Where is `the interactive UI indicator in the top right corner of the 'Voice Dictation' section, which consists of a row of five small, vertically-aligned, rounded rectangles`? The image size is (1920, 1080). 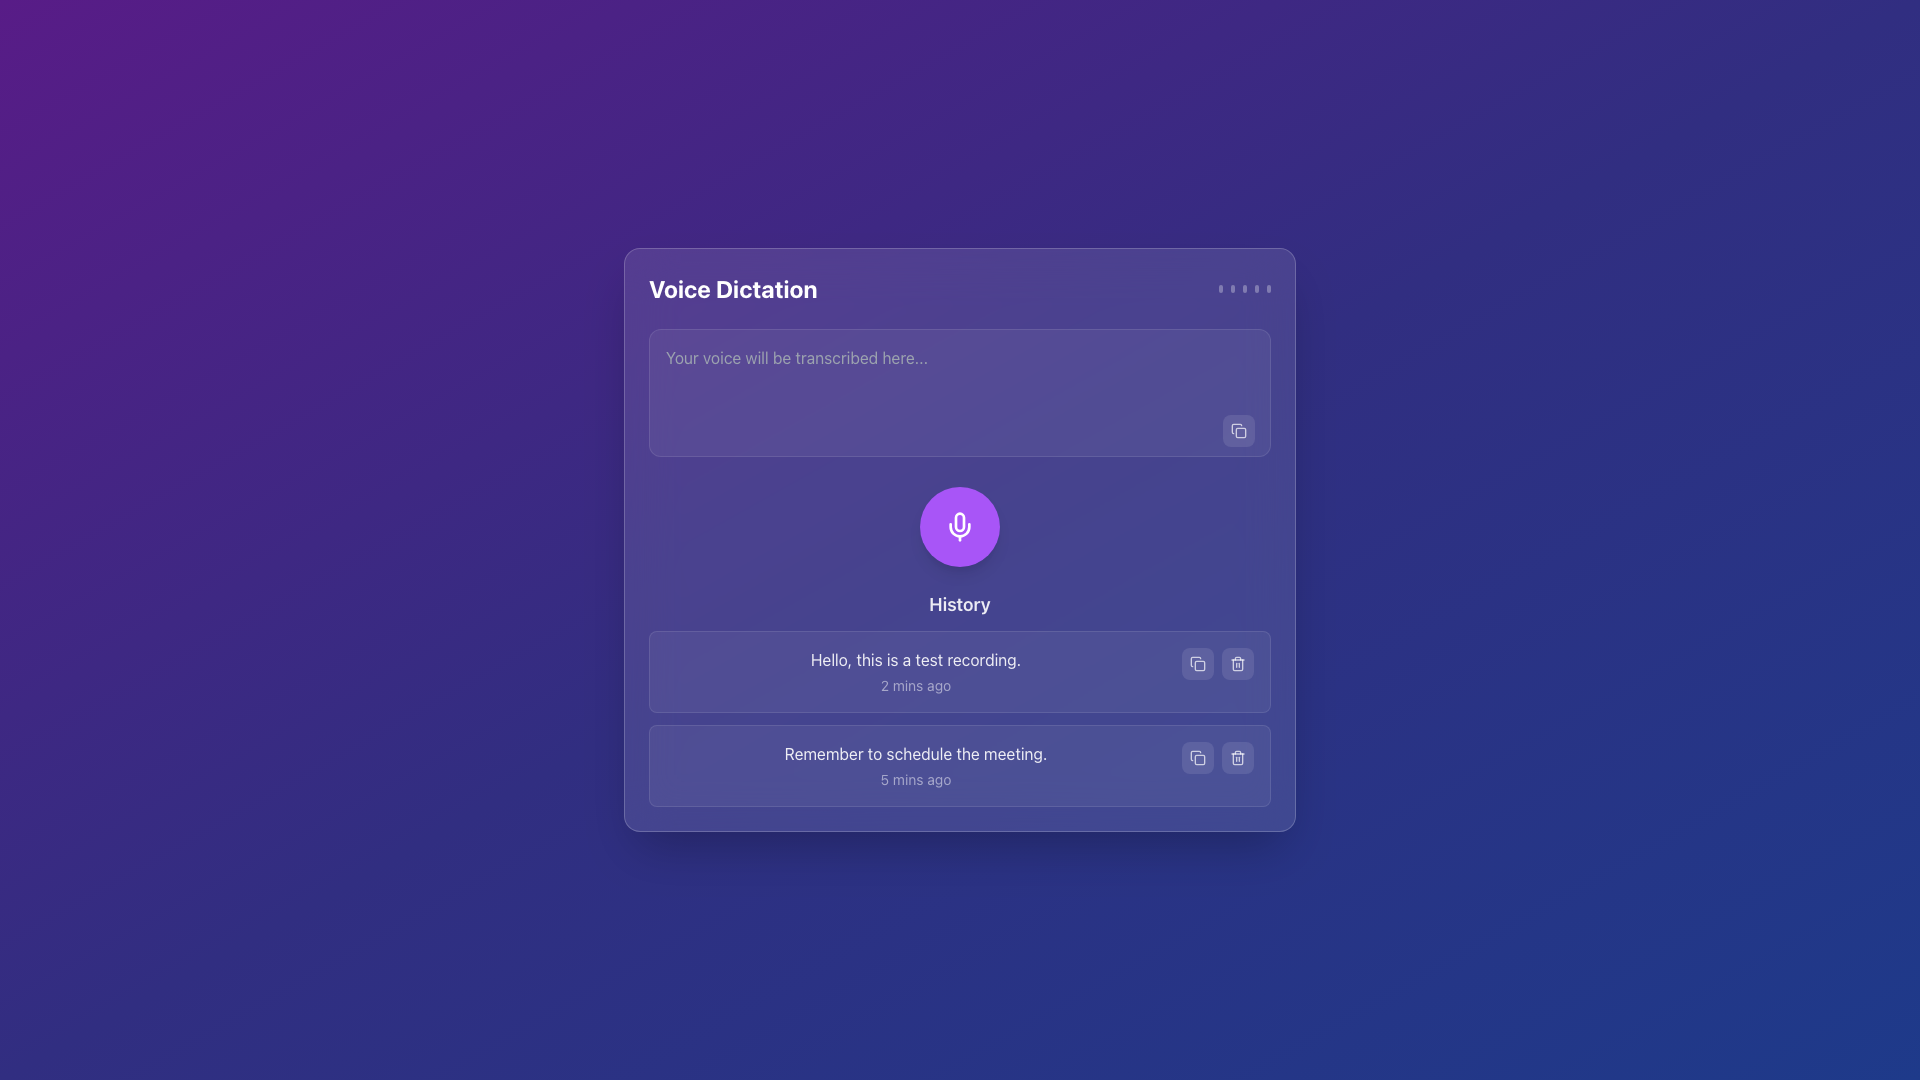 the interactive UI indicator in the top right corner of the 'Voice Dictation' section, which consists of a row of five small, vertically-aligned, rounded rectangles is located at coordinates (1243, 289).